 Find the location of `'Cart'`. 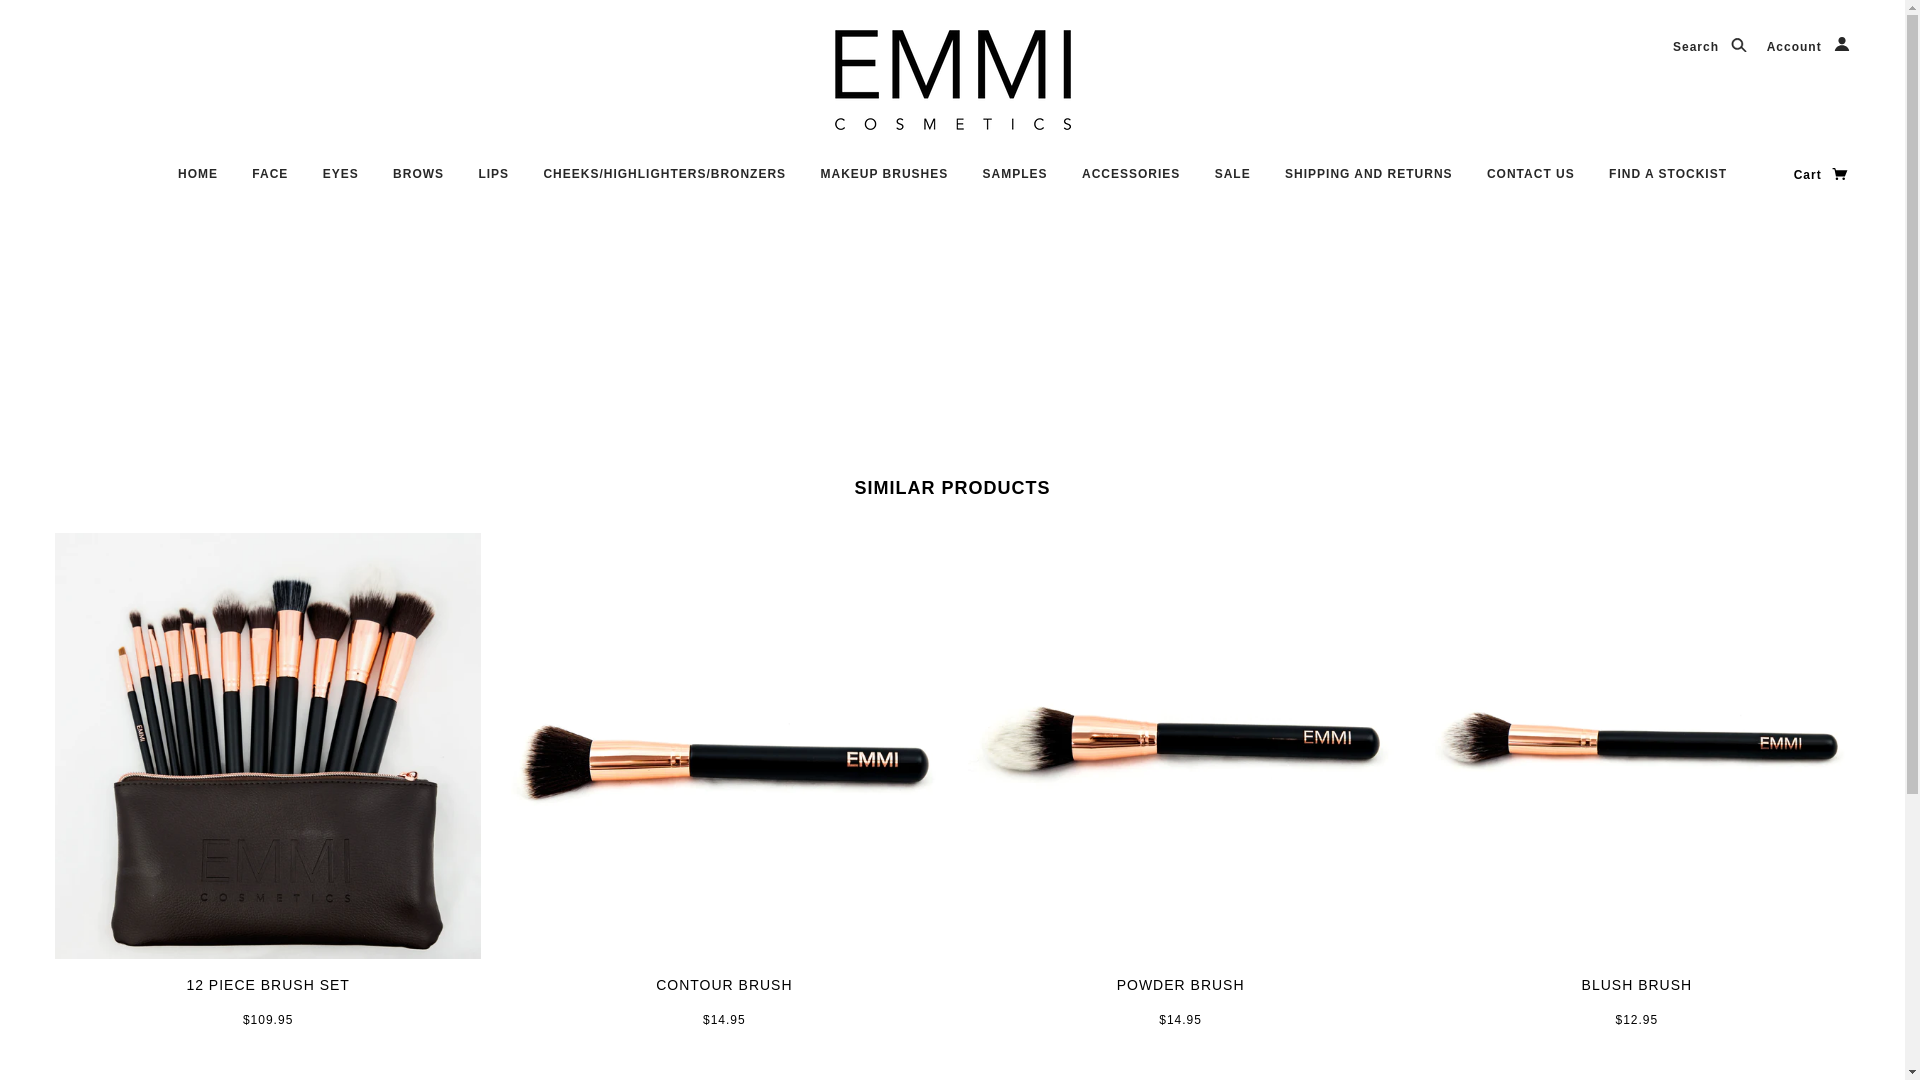

'Cart' is located at coordinates (1822, 173).